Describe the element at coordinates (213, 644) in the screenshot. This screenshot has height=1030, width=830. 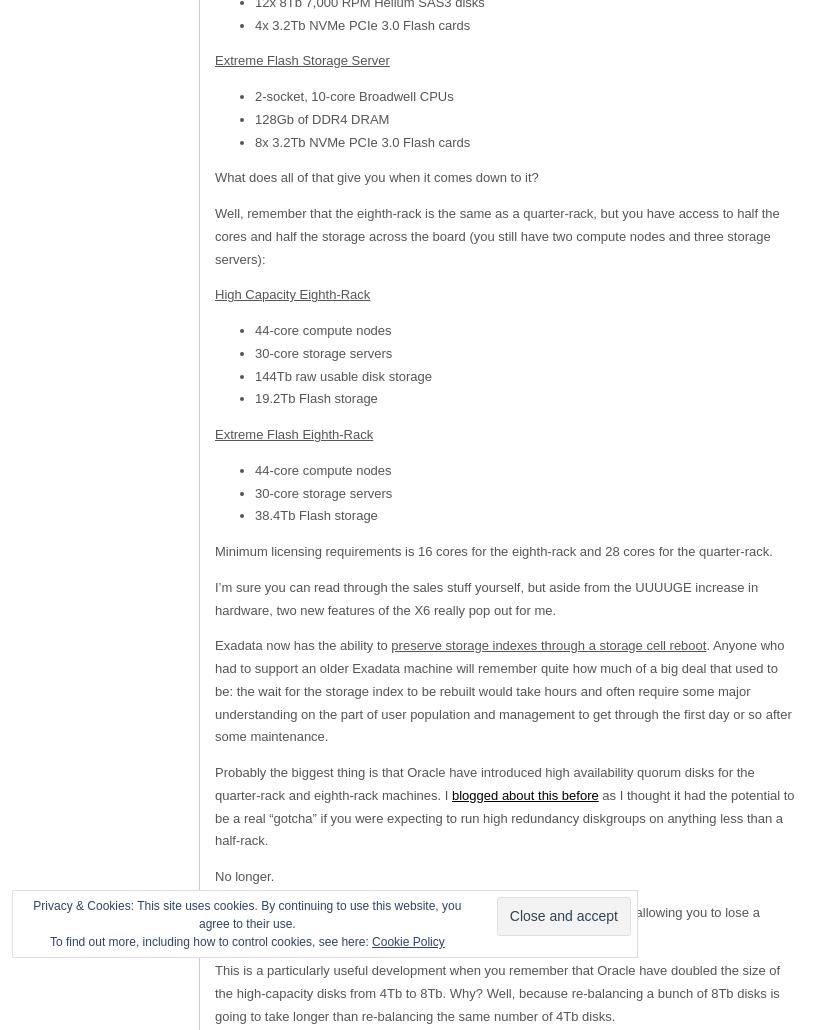
I see `'Exadata now has the ability to'` at that location.